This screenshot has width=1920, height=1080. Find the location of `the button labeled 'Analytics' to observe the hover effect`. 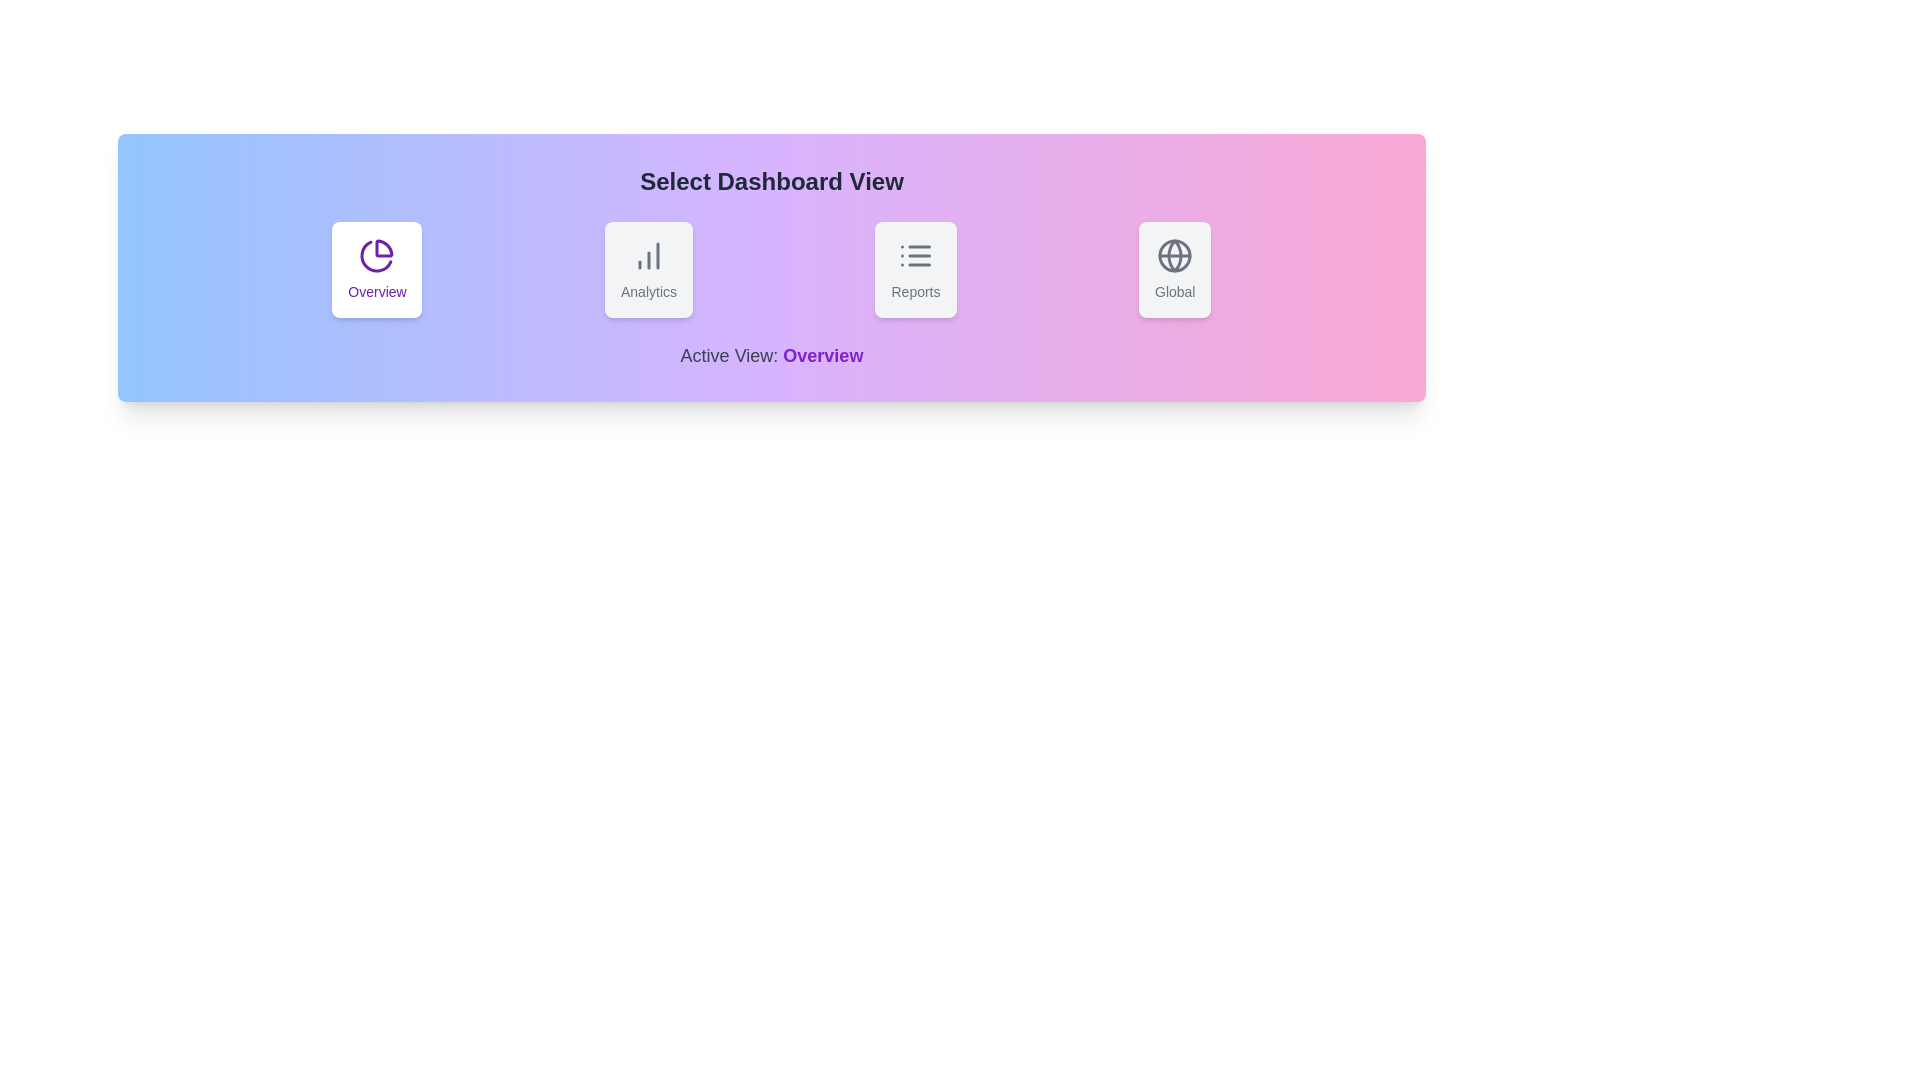

the button labeled 'Analytics' to observe the hover effect is located at coordinates (648, 270).